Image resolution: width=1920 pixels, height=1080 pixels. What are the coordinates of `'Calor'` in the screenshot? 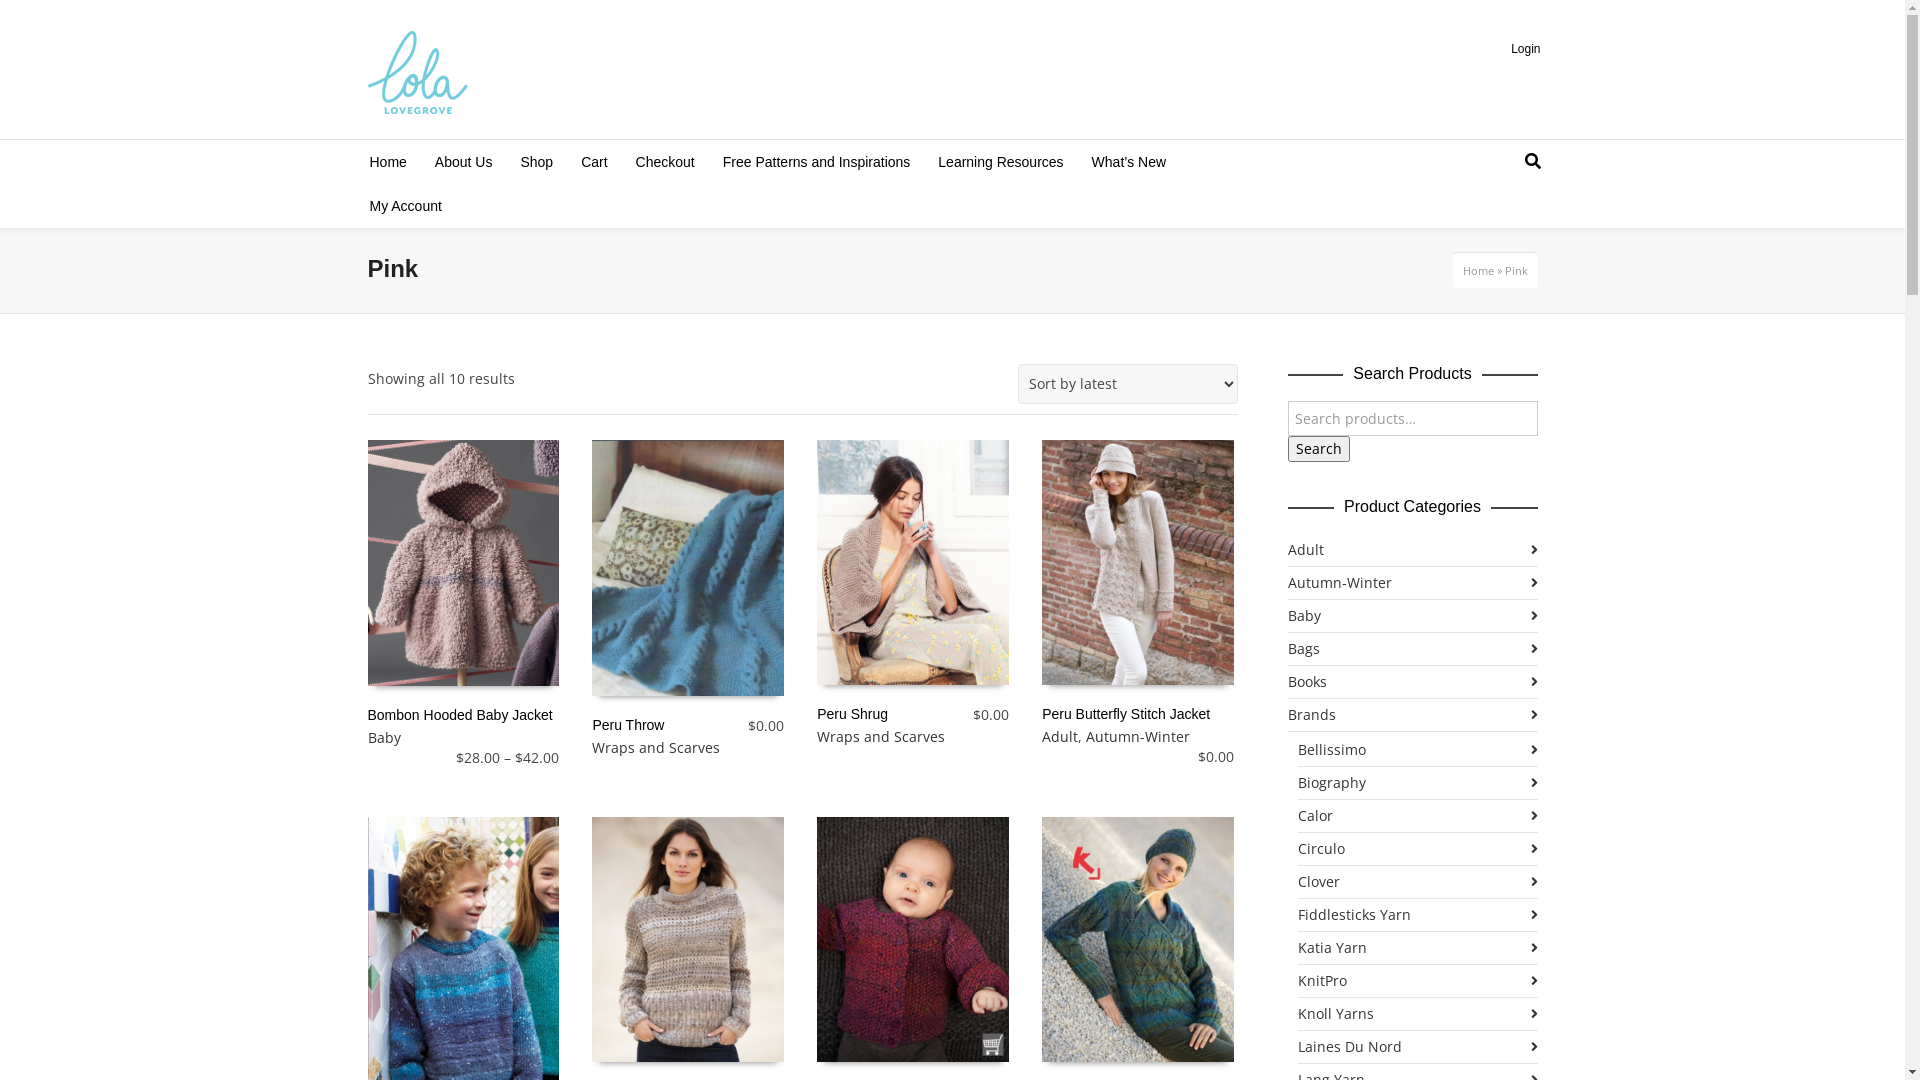 It's located at (1416, 816).